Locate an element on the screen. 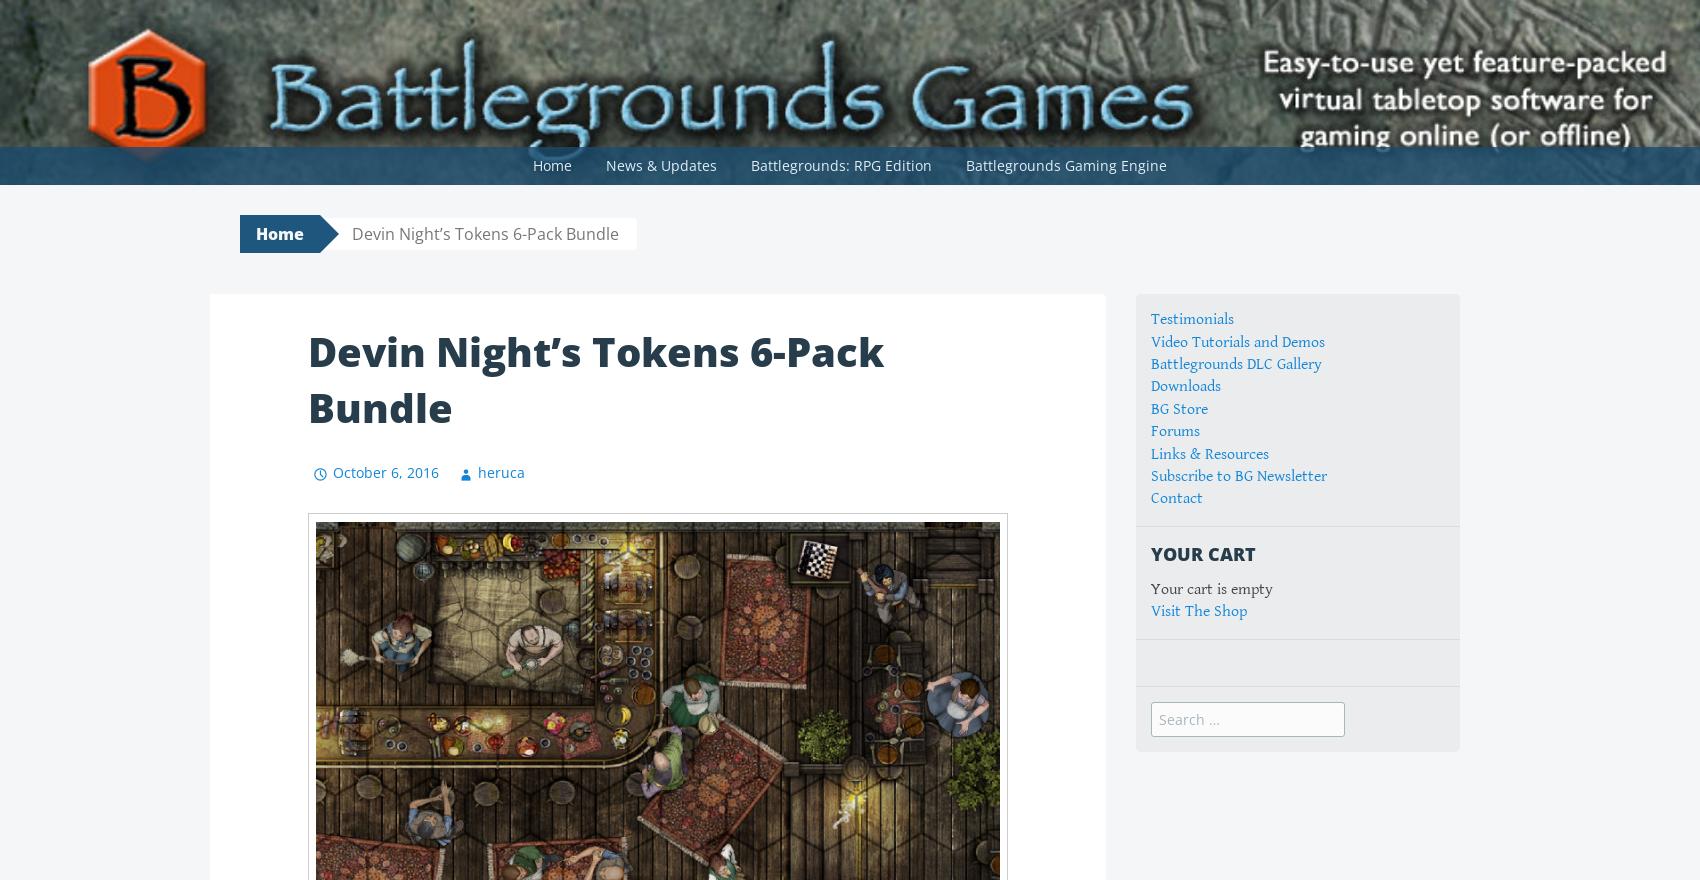 This screenshot has width=1700, height=880. 'Contact' is located at coordinates (1151, 498).